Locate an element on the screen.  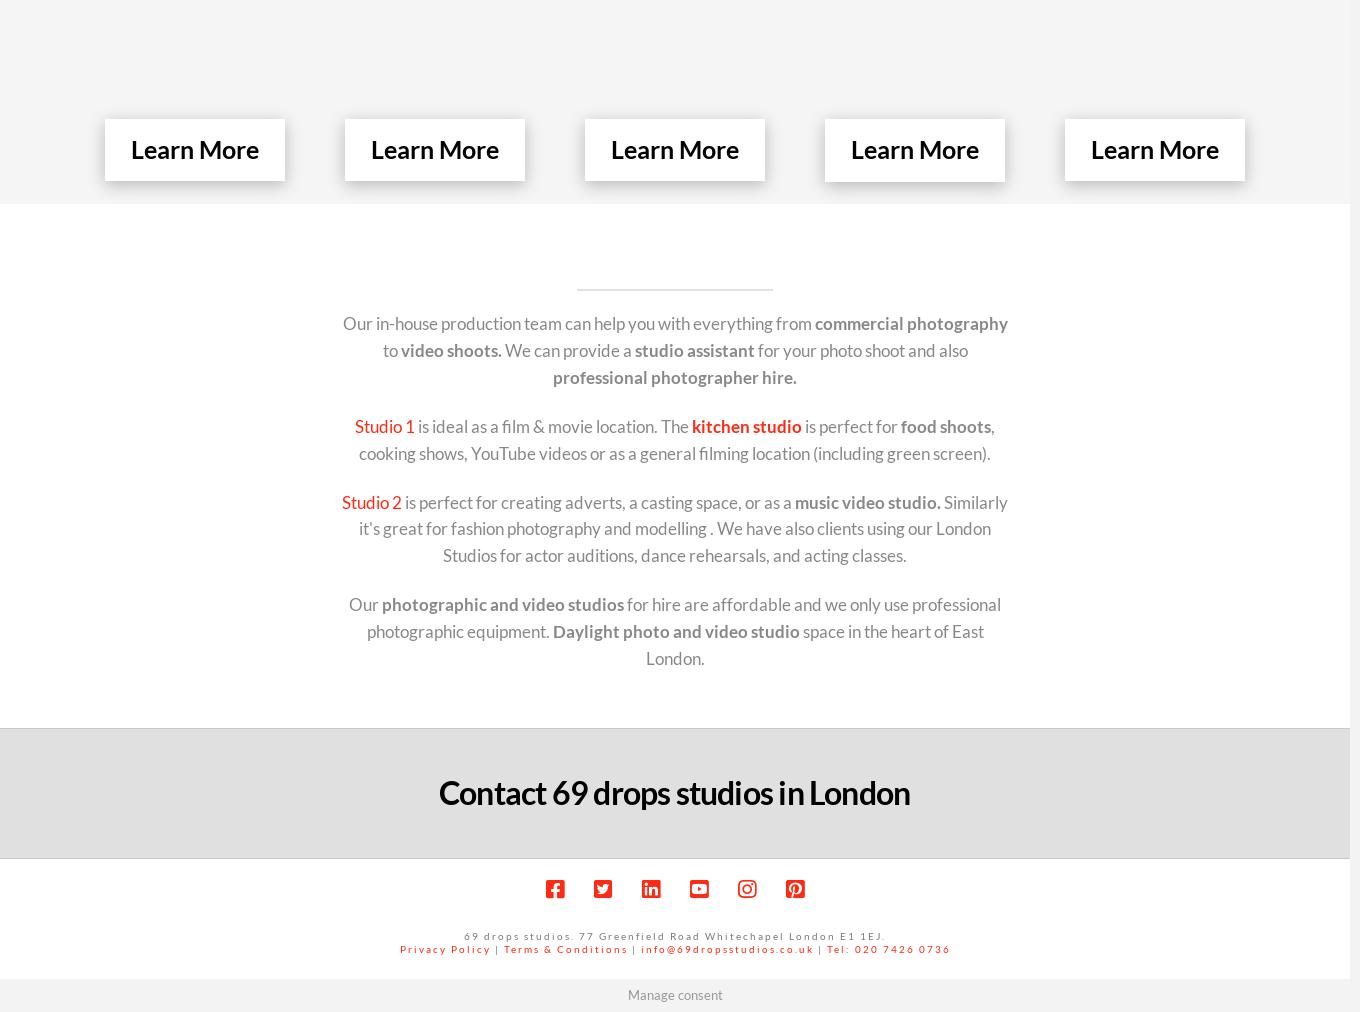
'studio assistant' is located at coordinates (692, 348).